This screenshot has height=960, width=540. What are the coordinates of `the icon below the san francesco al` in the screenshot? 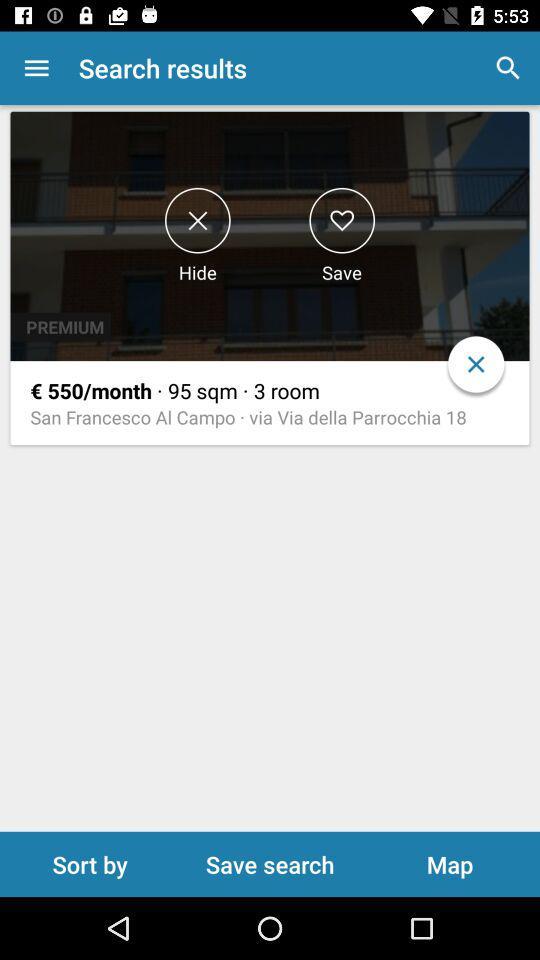 It's located at (270, 863).